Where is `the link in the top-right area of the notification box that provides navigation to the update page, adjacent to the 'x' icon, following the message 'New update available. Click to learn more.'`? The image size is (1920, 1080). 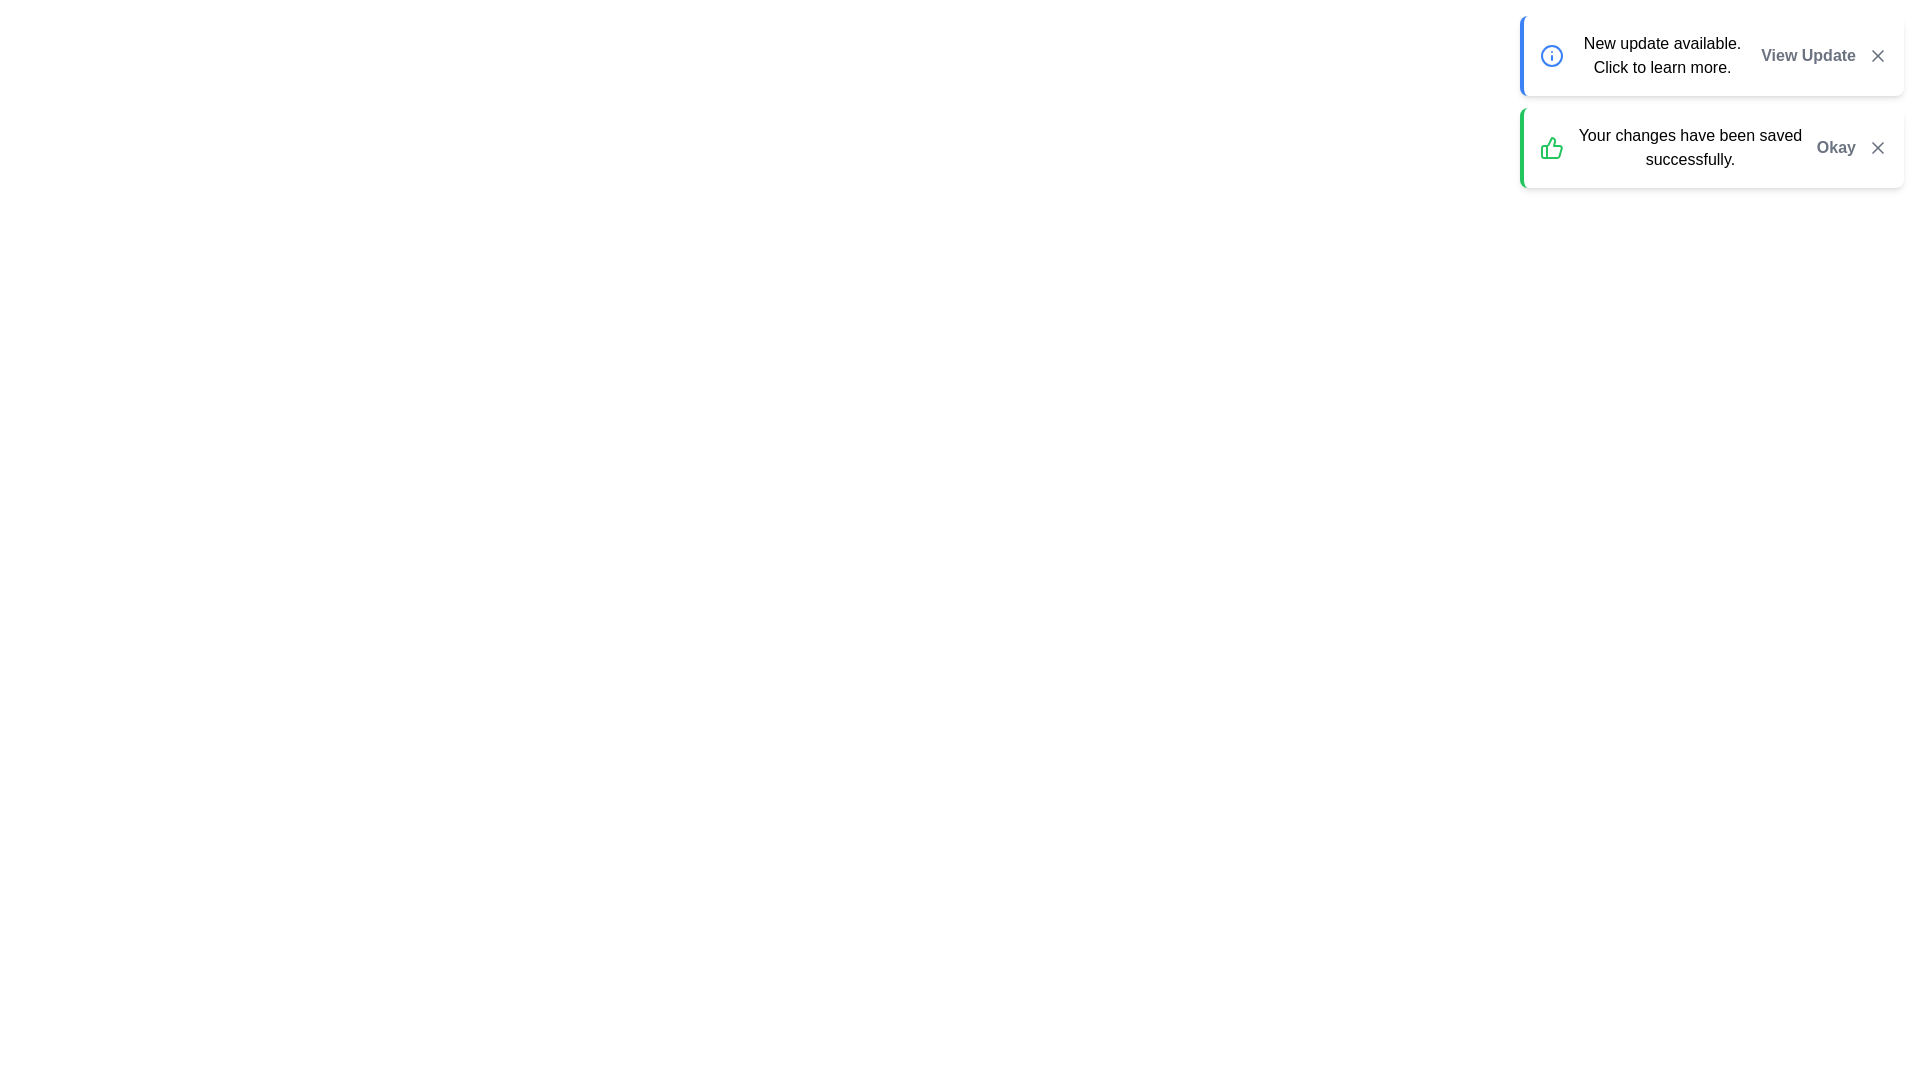 the link in the top-right area of the notification box that provides navigation to the update page, adjacent to the 'x' icon, following the message 'New update available. Click to learn more.' is located at coordinates (1808, 55).